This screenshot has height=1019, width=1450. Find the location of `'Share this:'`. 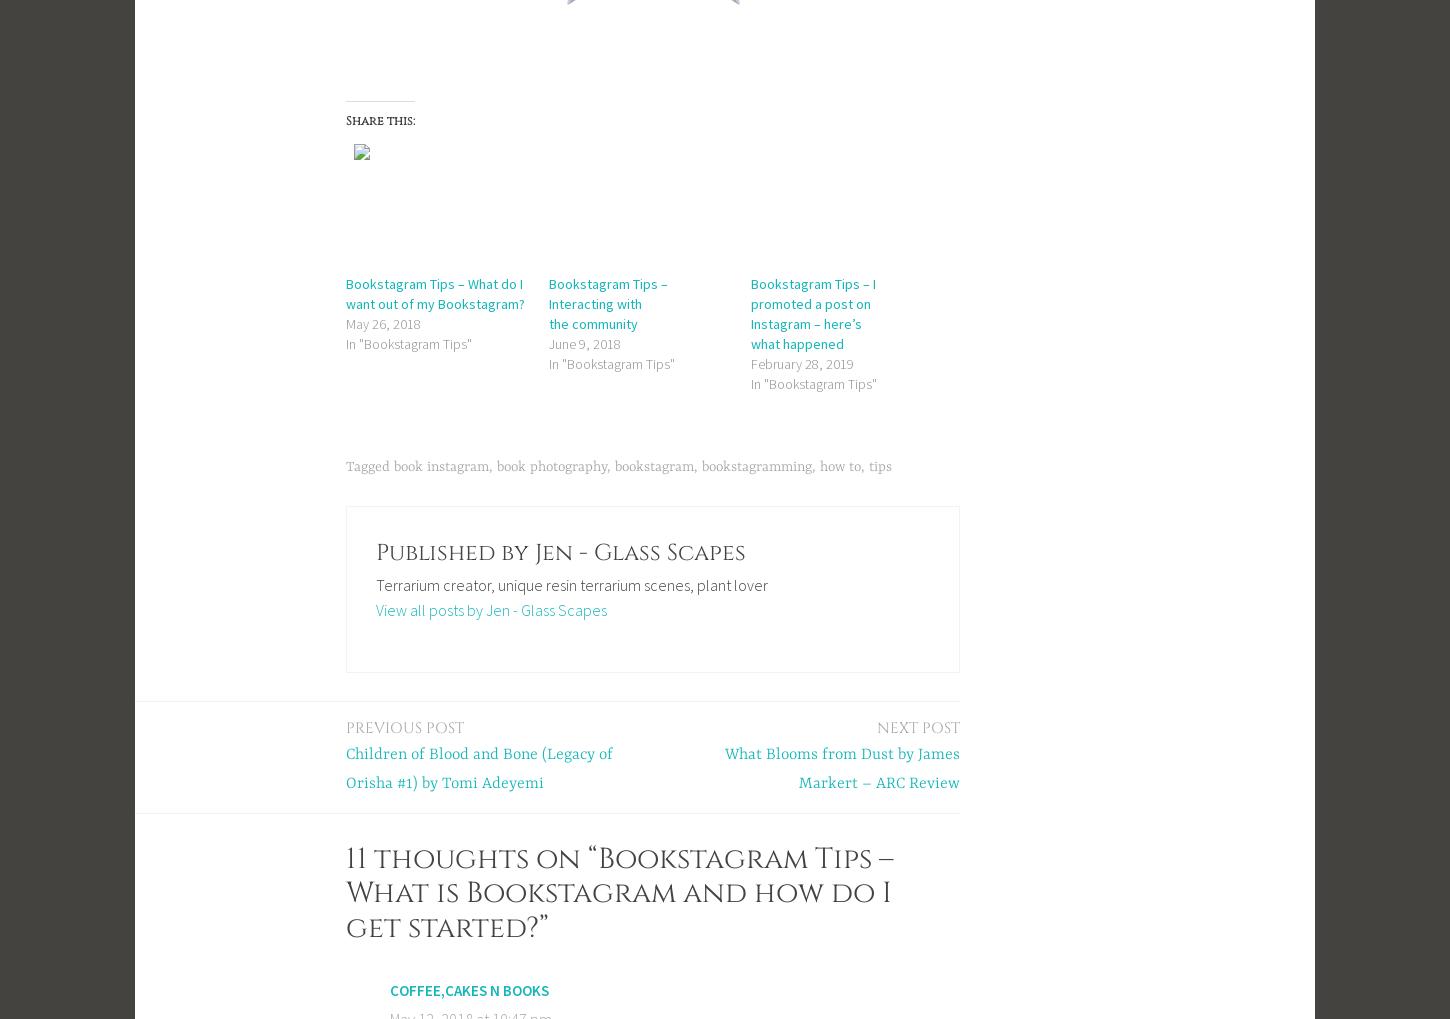

'Share this:' is located at coordinates (379, 119).